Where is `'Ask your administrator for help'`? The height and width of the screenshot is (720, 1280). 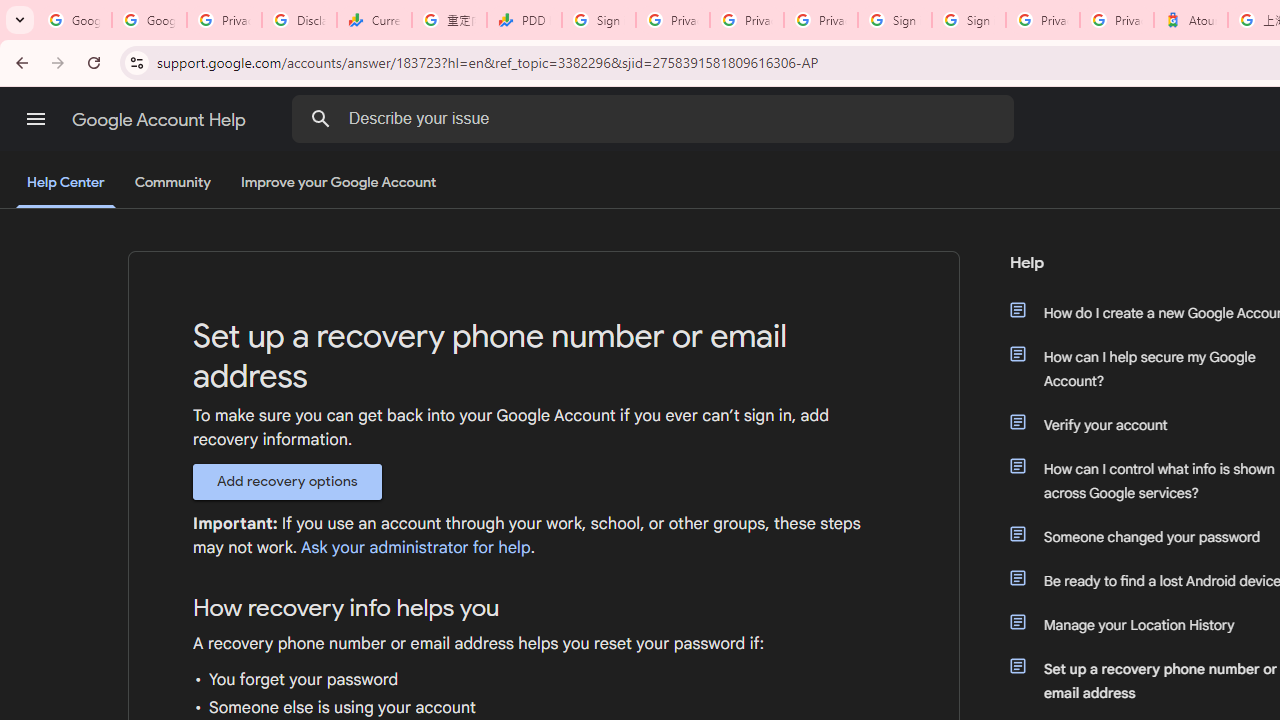
'Ask your administrator for help' is located at coordinates (414, 547).